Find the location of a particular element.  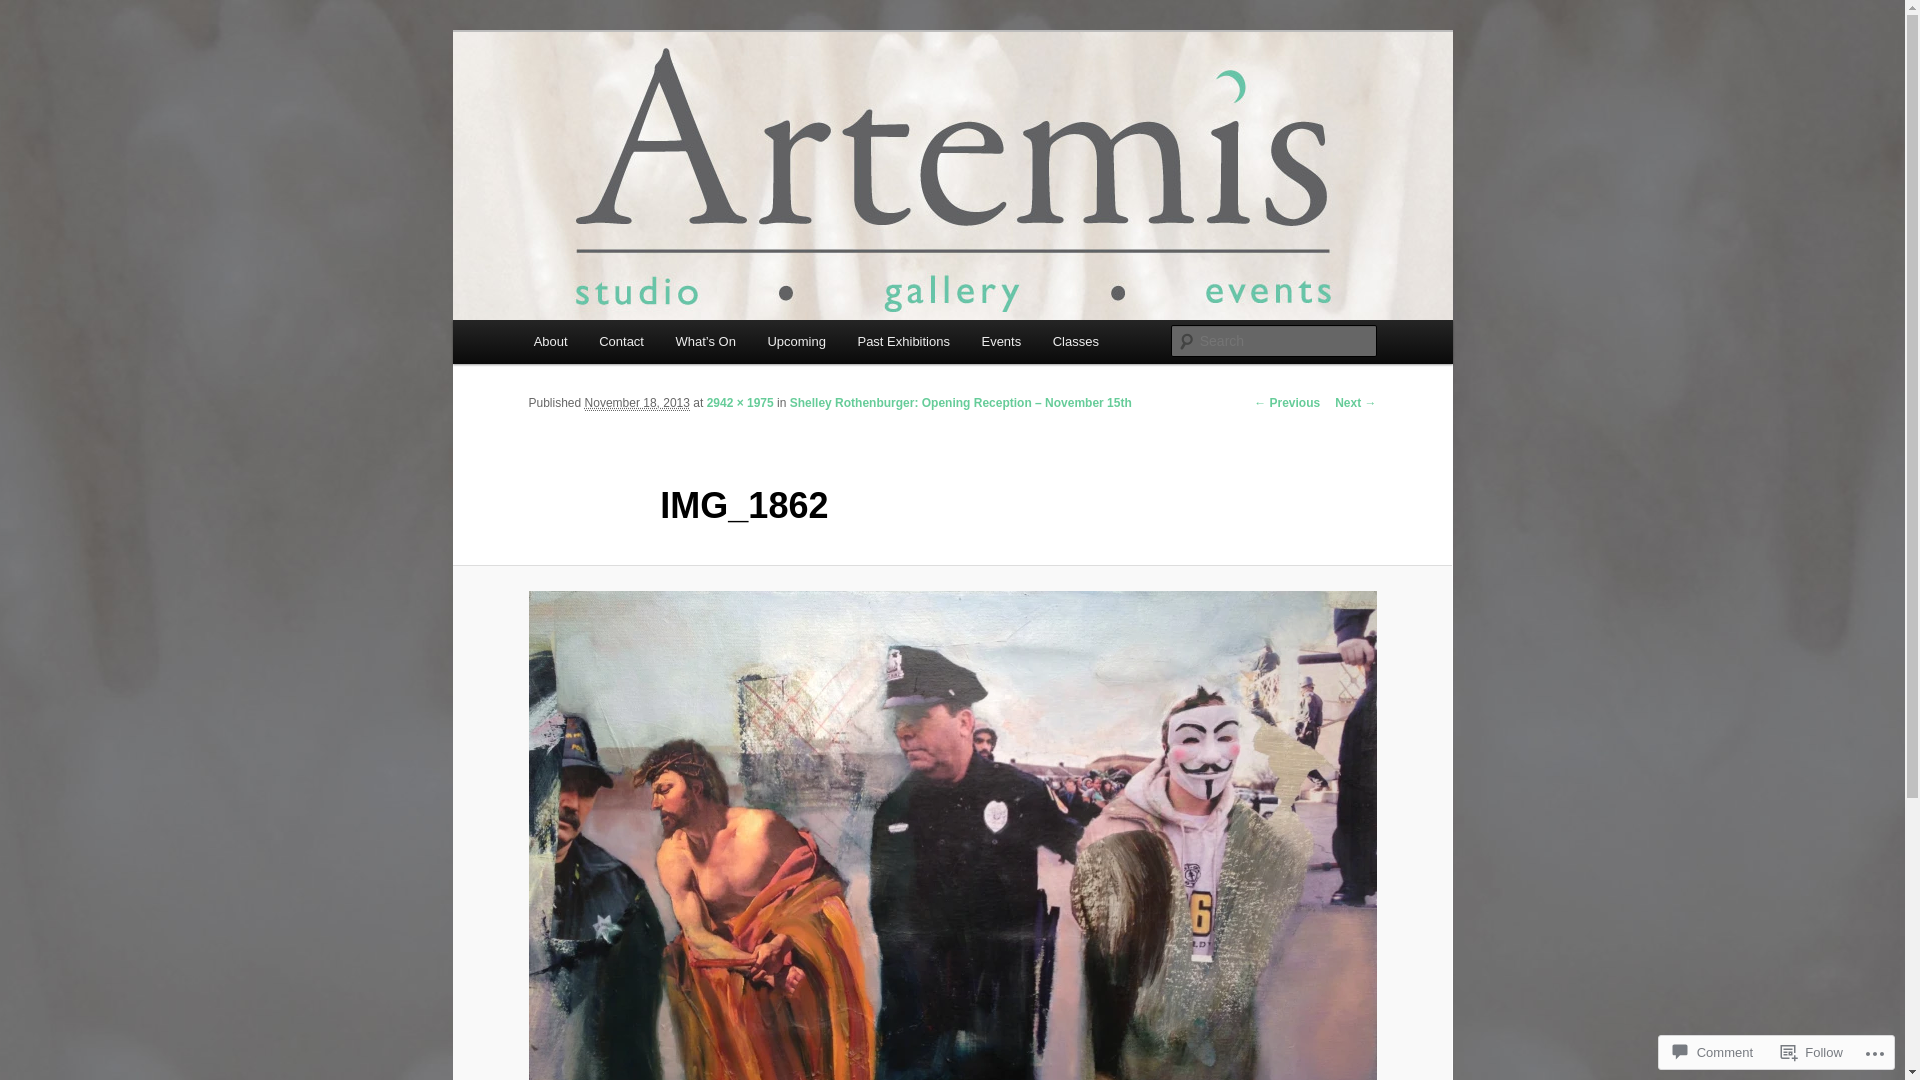

'Contact' is located at coordinates (619, 340).